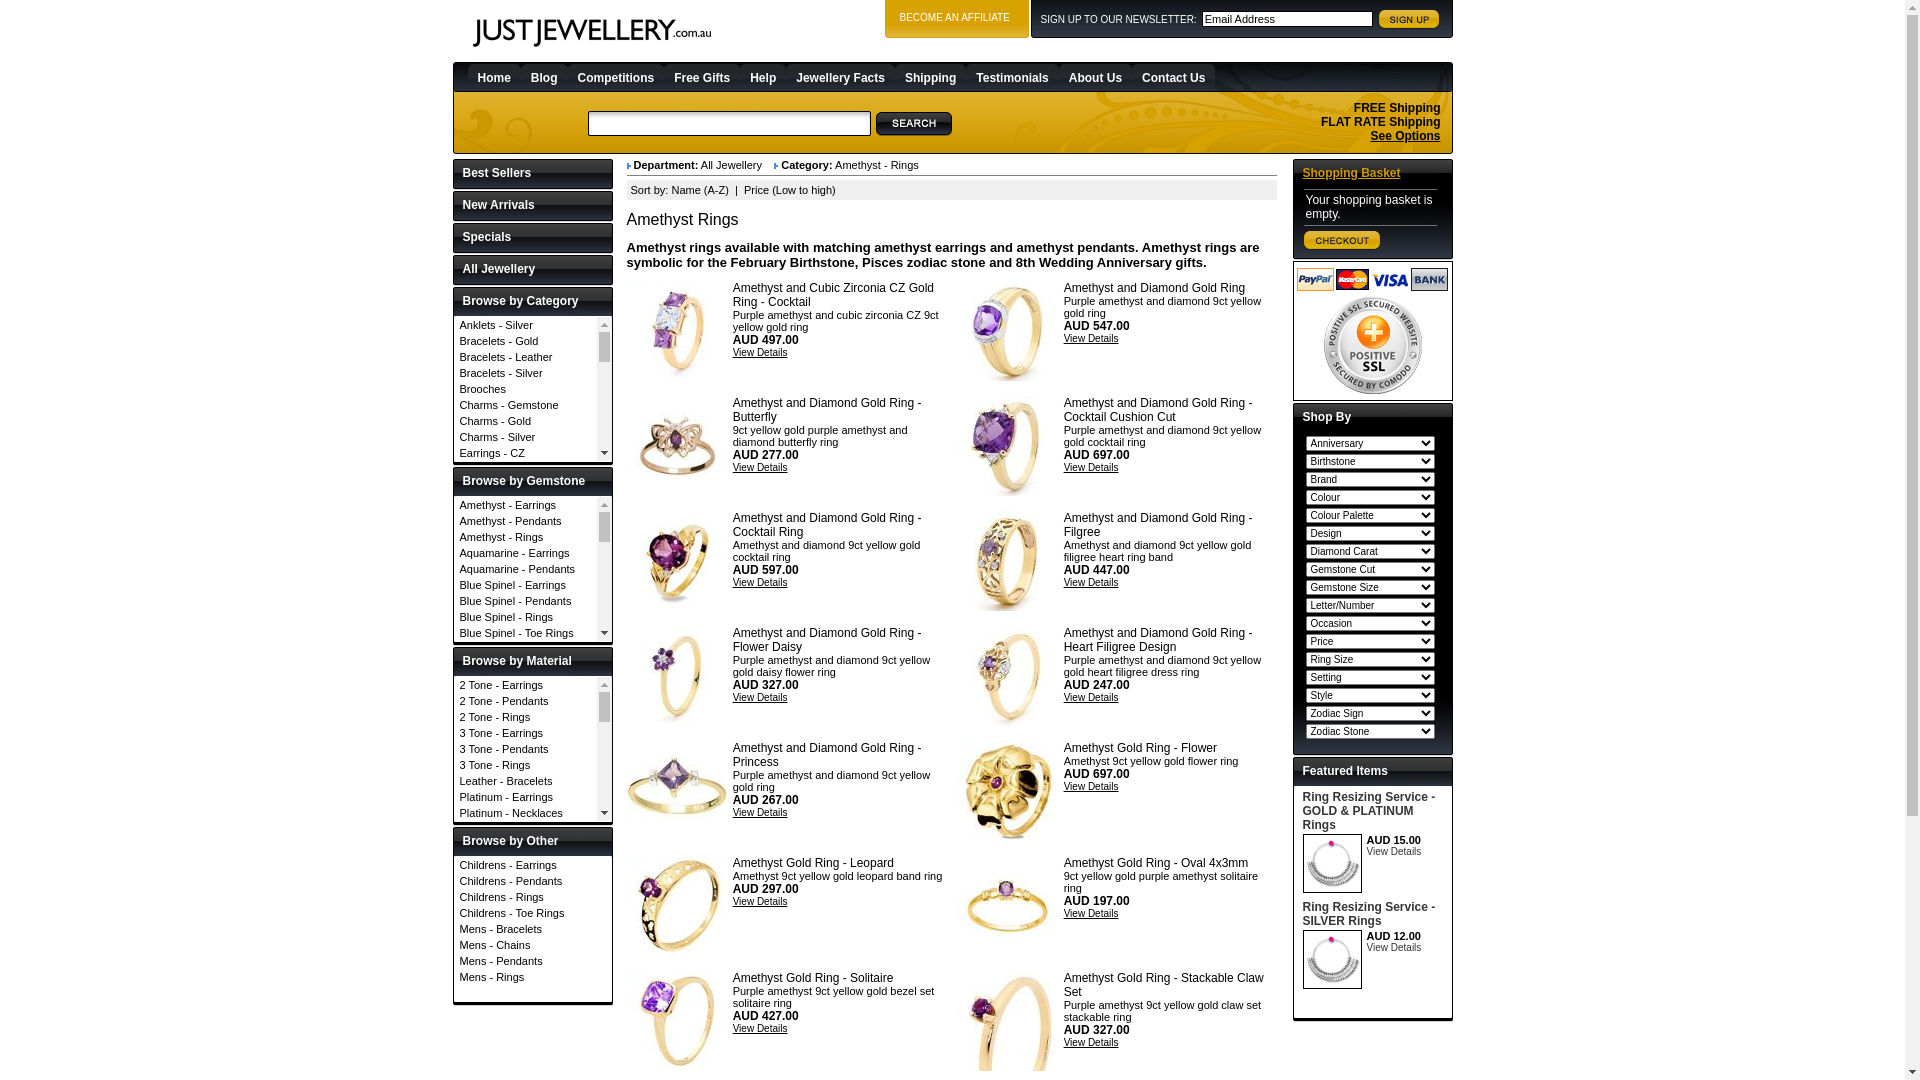 The image size is (1920, 1080). Describe the element at coordinates (453, 535) in the screenshot. I see `'Amethyst - Rings'` at that location.